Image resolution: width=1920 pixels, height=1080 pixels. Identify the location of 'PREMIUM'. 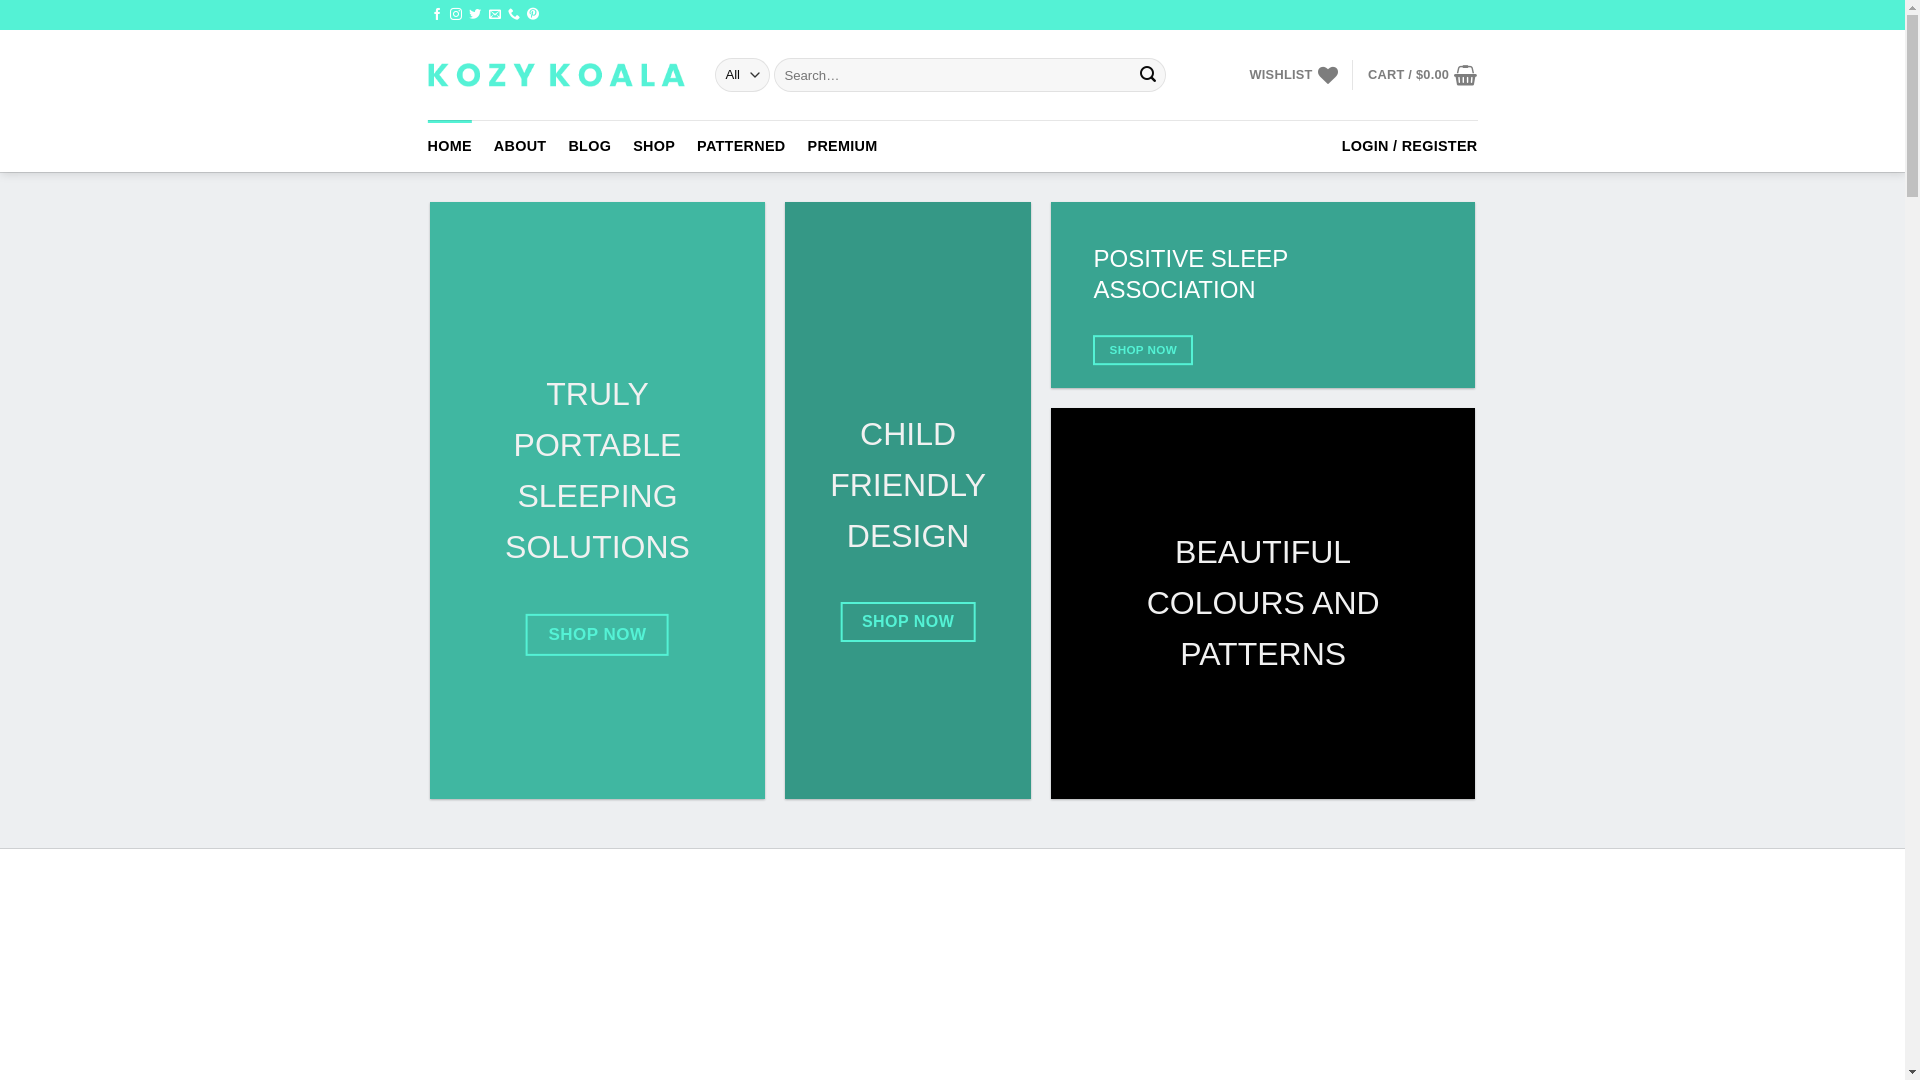
(843, 145).